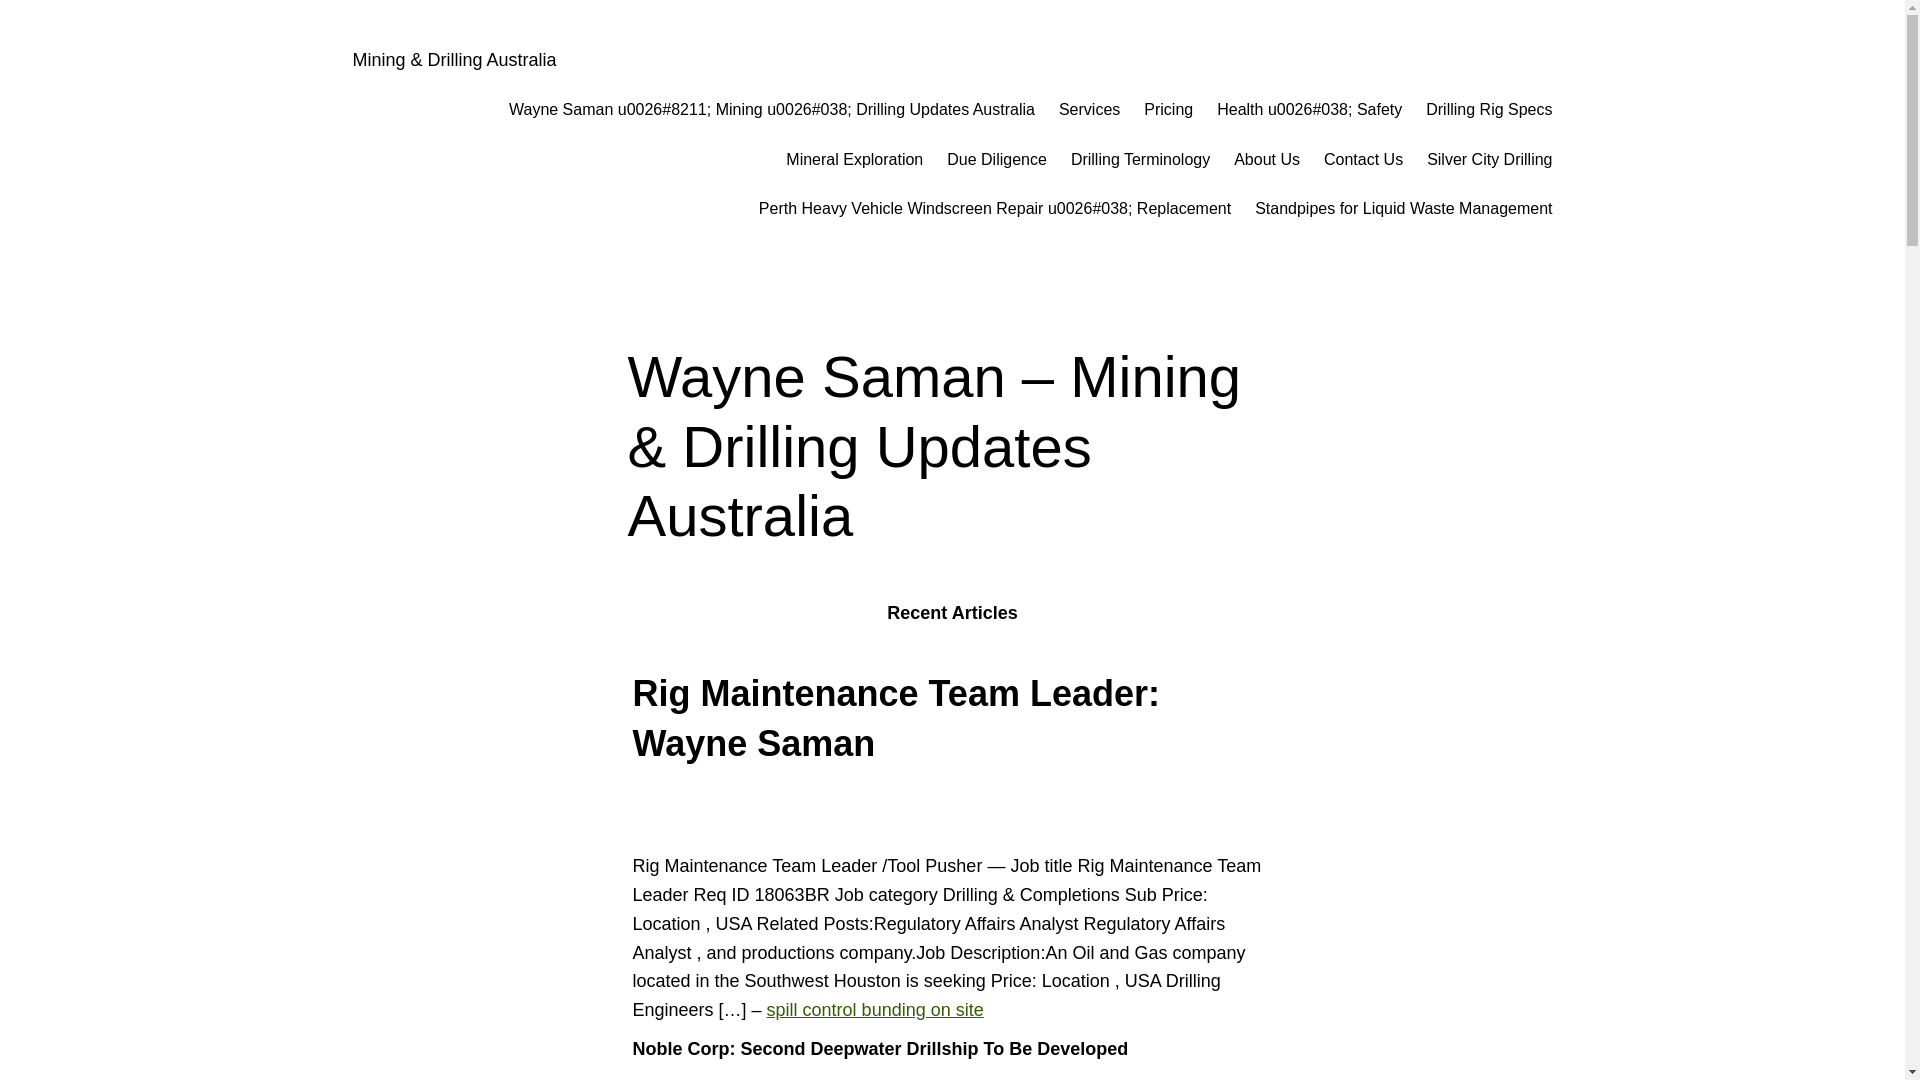 The height and width of the screenshot is (1080, 1920). What do you see at coordinates (1058, 110) in the screenshot?
I see `'Services'` at bounding box center [1058, 110].